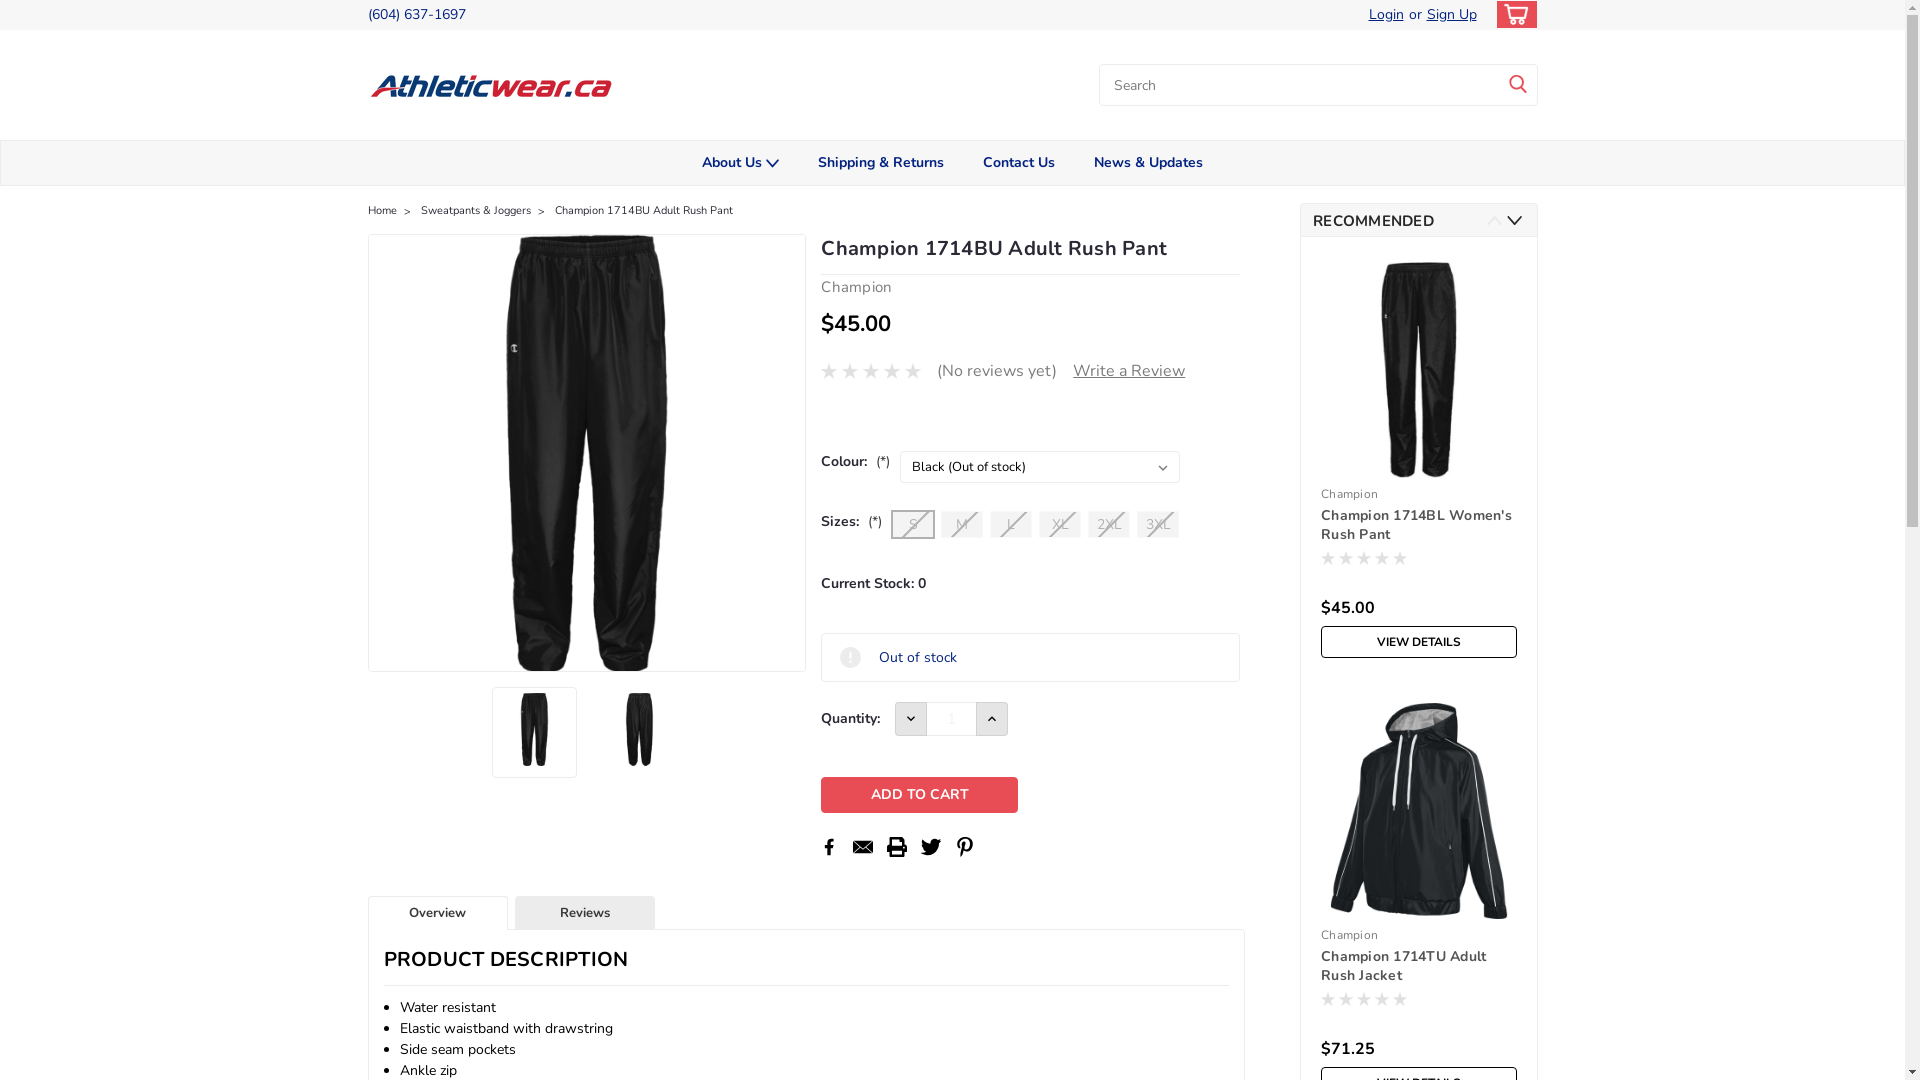 The height and width of the screenshot is (1080, 1920). I want to click on 'Champion 1714TU Adult Rush Jacket', so click(1418, 966).